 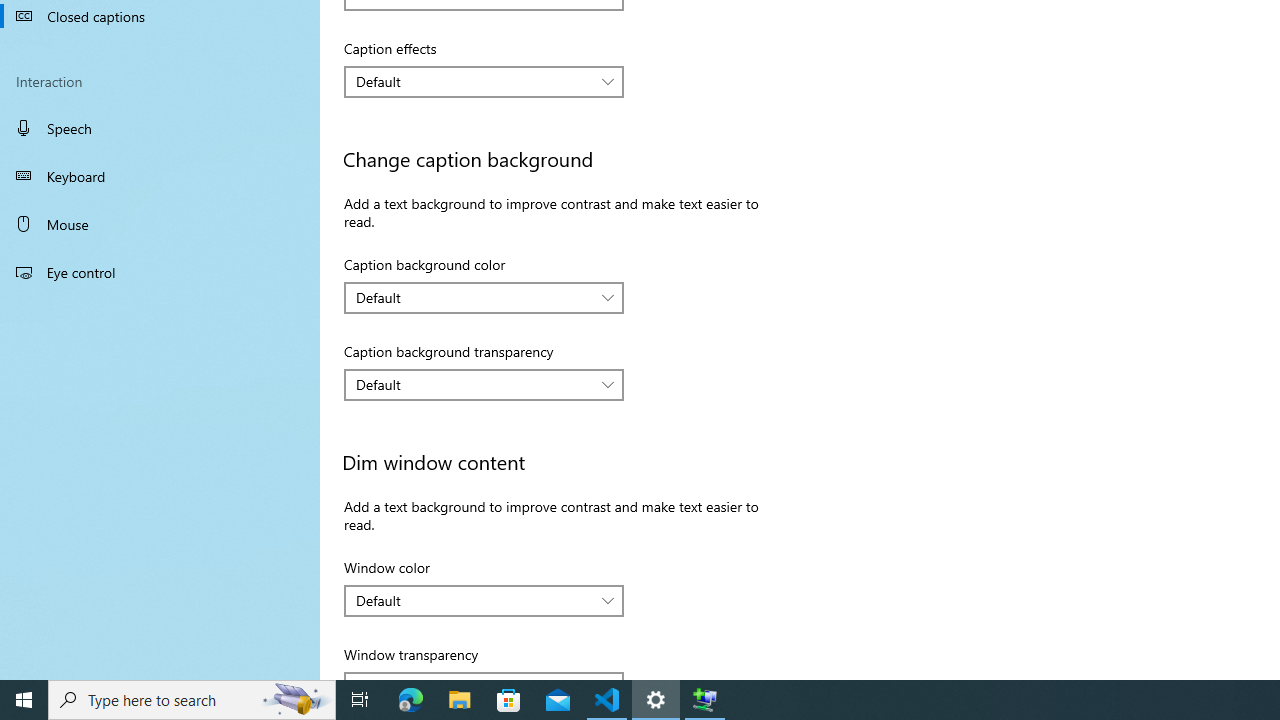 What do you see at coordinates (160, 127) in the screenshot?
I see `'Speech'` at bounding box center [160, 127].